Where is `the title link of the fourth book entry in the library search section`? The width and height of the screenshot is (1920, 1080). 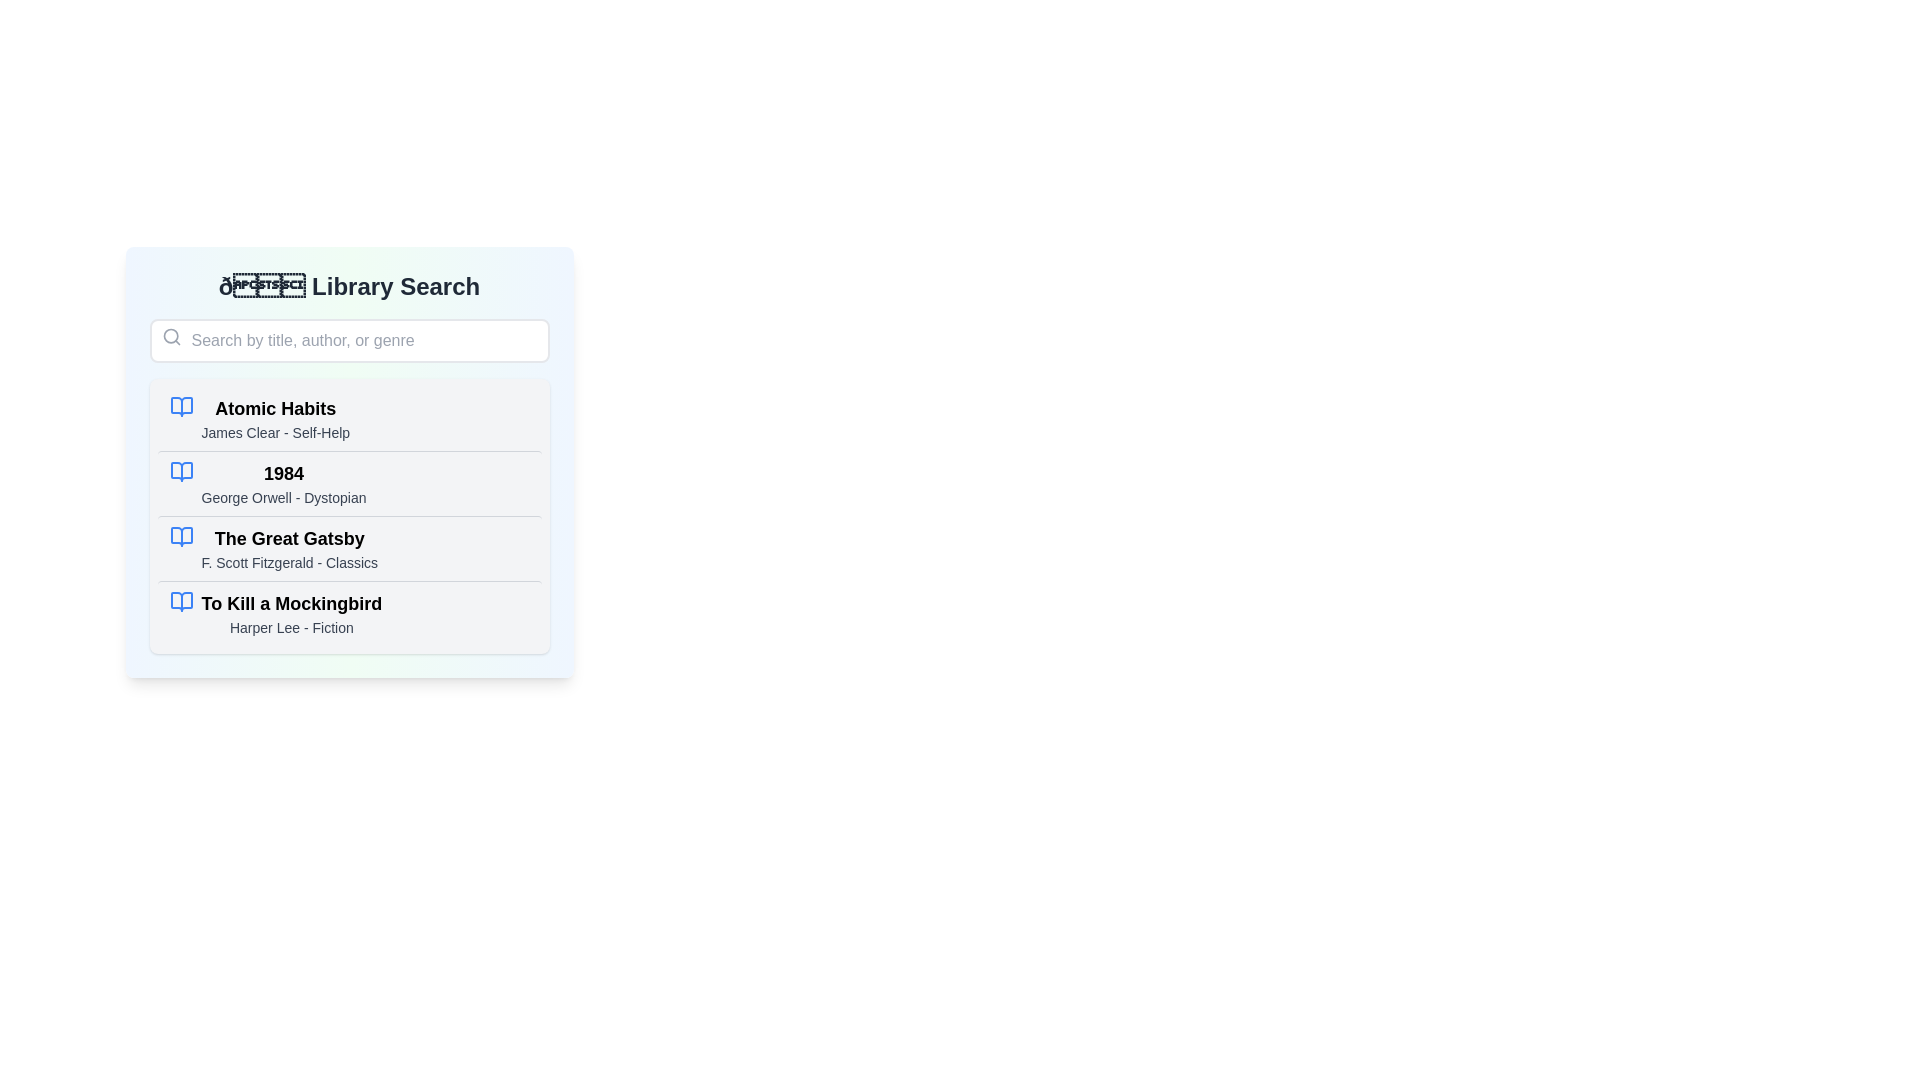
the title link of the fourth book entry in the library search section is located at coordinates (290, 612).